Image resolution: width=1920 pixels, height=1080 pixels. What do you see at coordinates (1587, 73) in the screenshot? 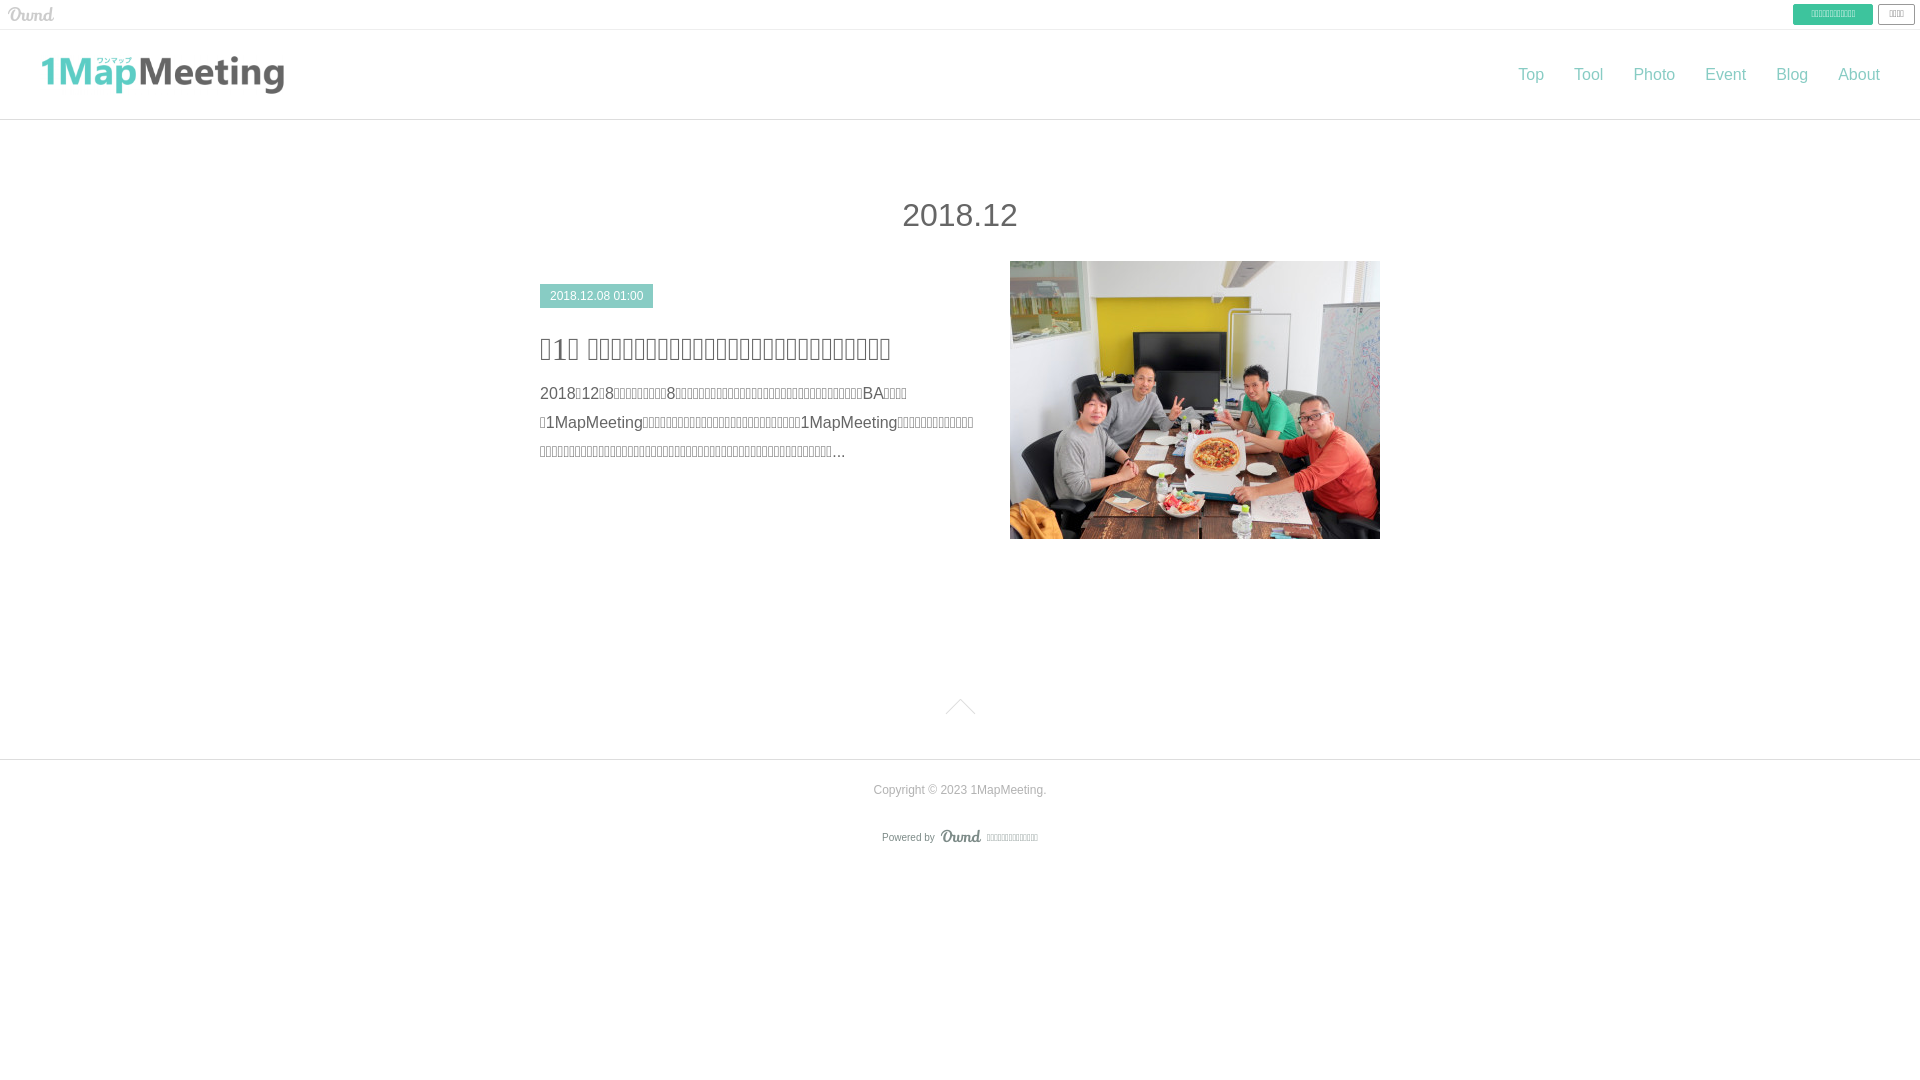
I see `'Tool'` at bounding box center [1587, 73].